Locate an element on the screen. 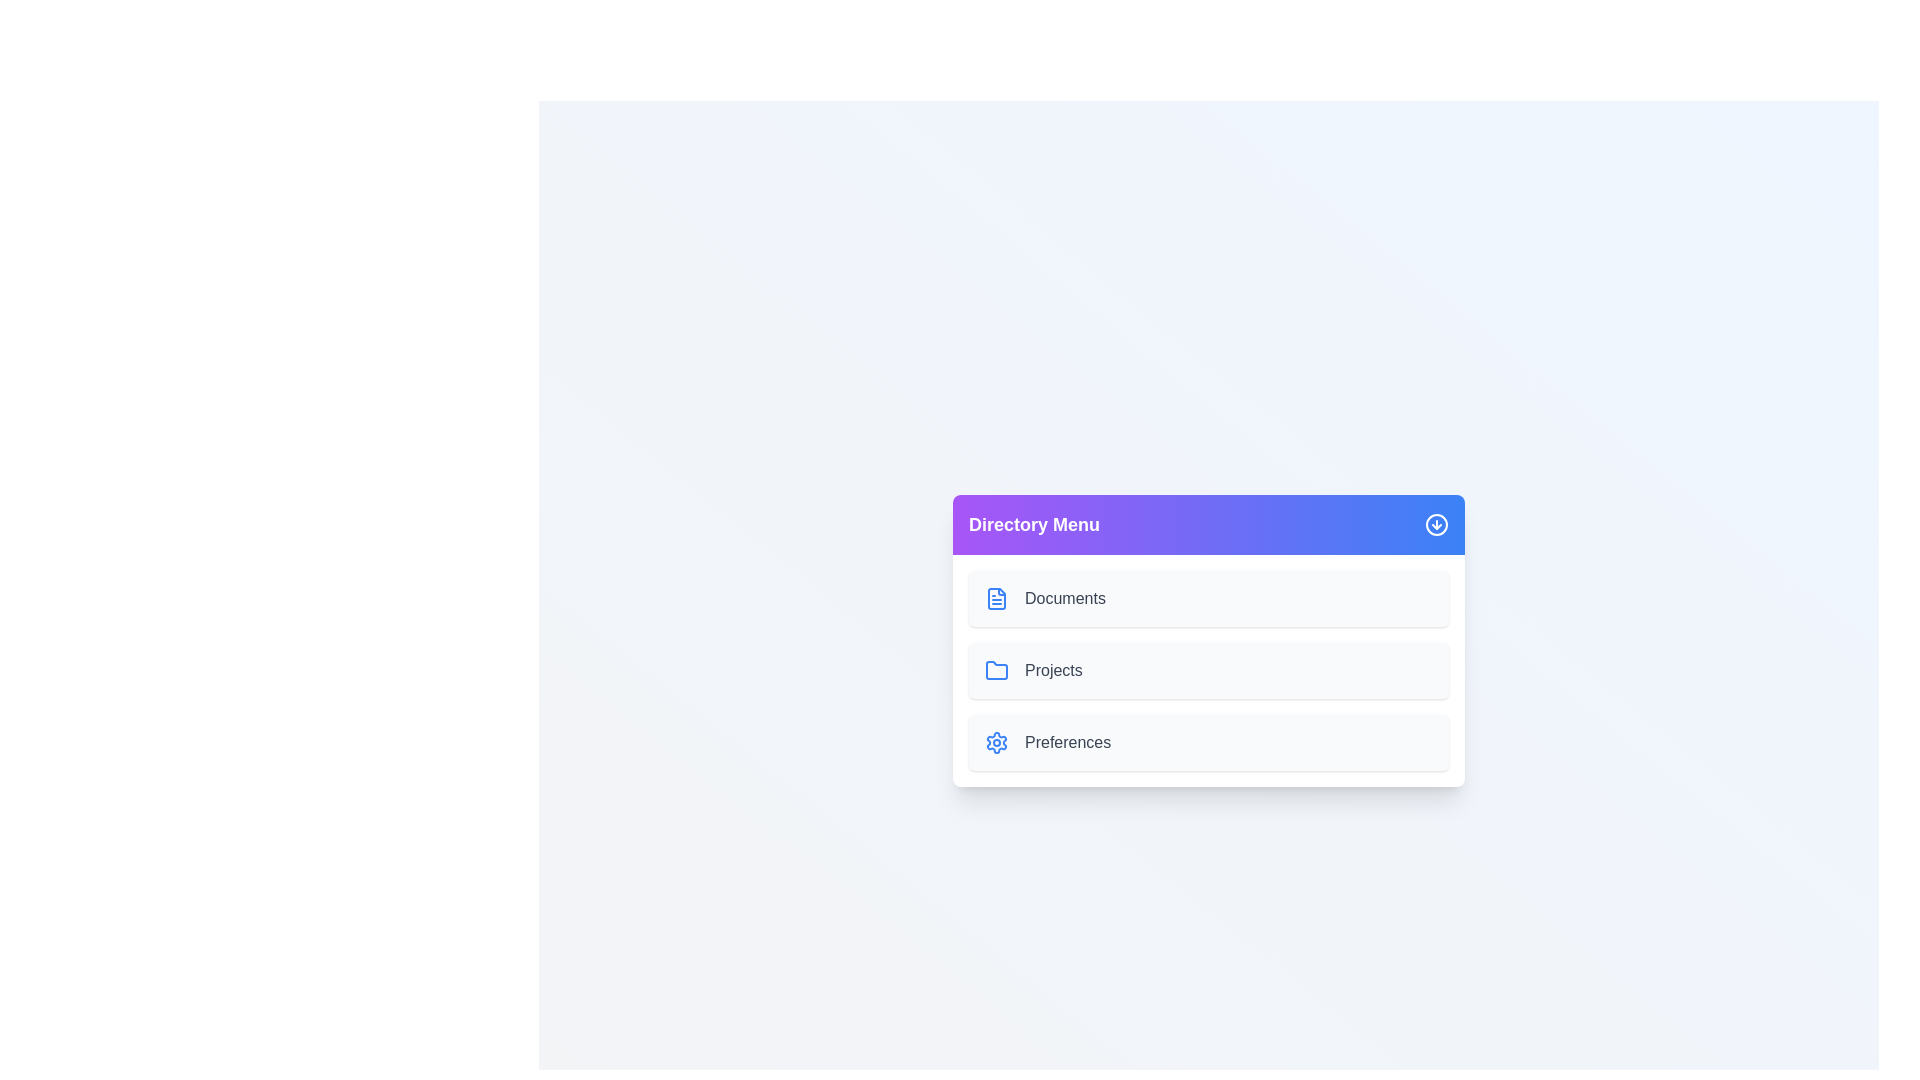  the item Documents to observe its hover effect is located at coordinates (1208, 597).